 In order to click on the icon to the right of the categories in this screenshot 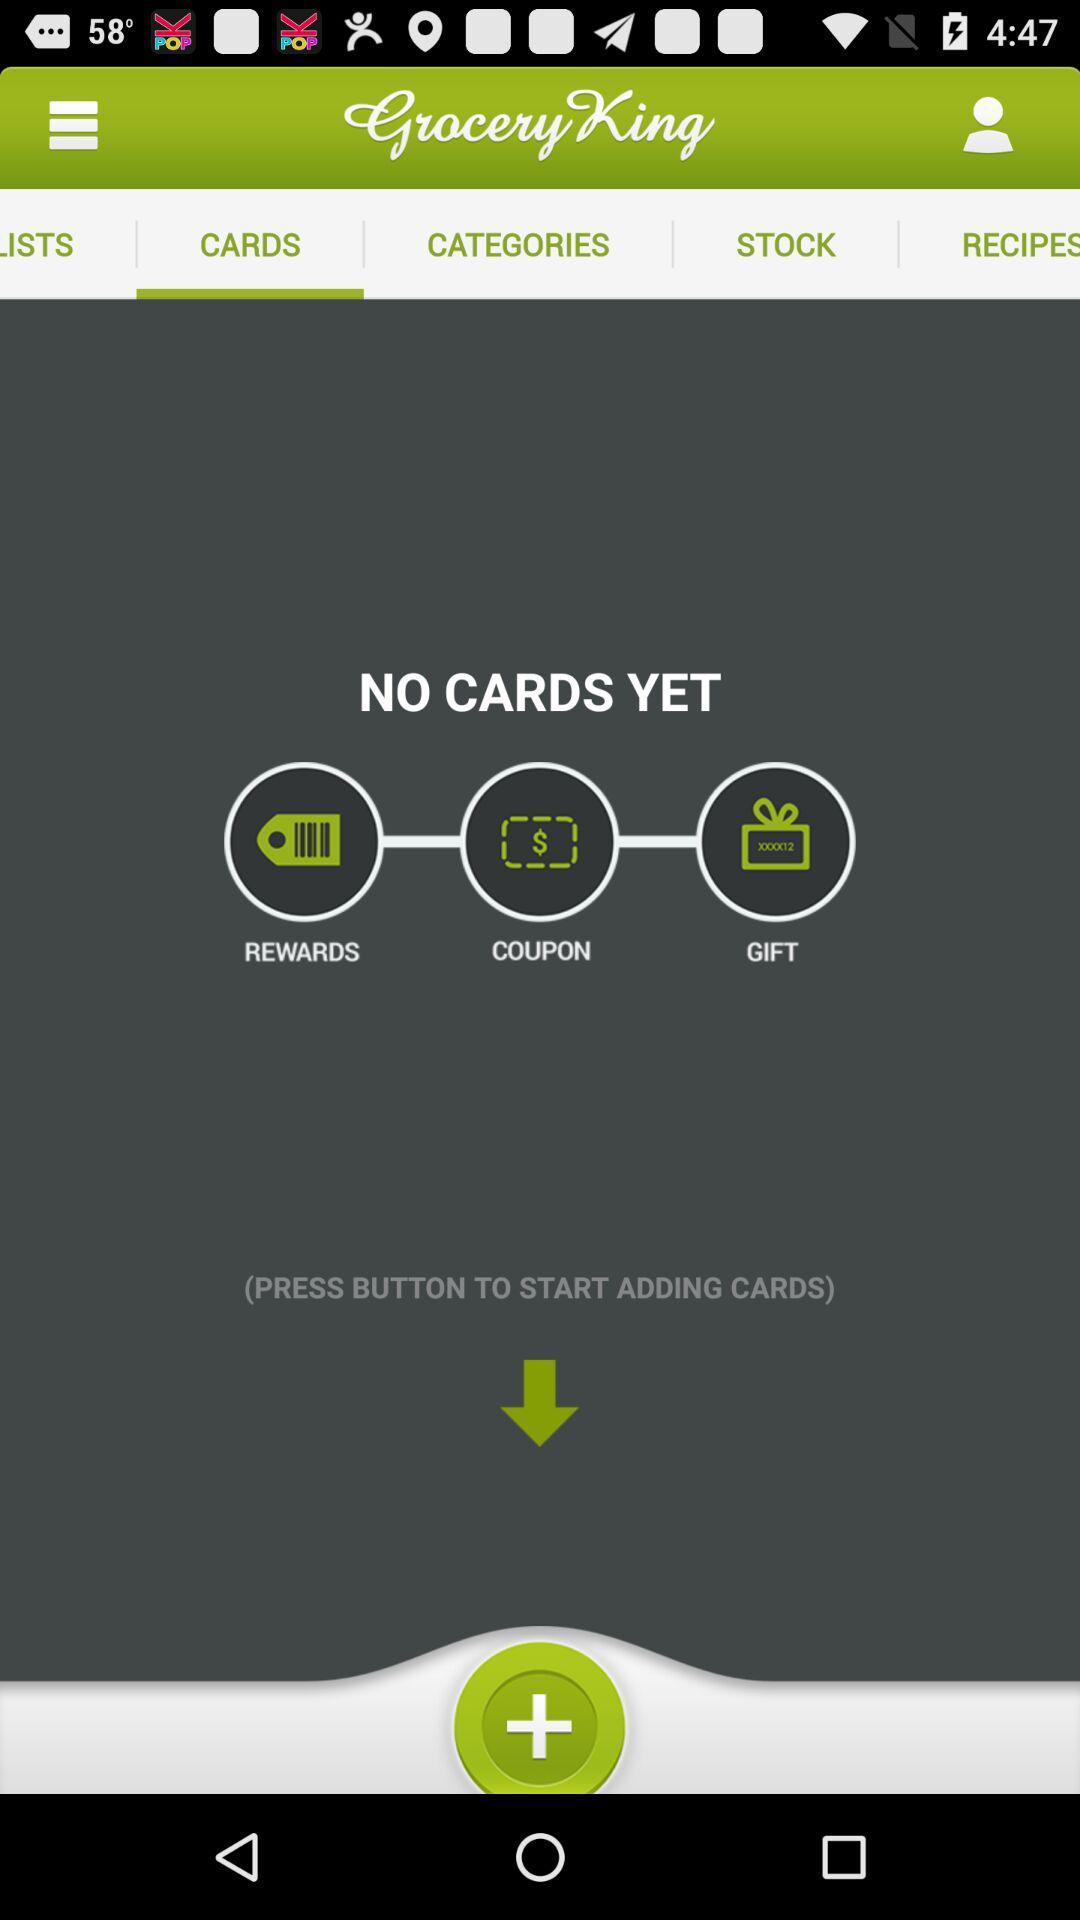, I will do `click(784, 243)`.